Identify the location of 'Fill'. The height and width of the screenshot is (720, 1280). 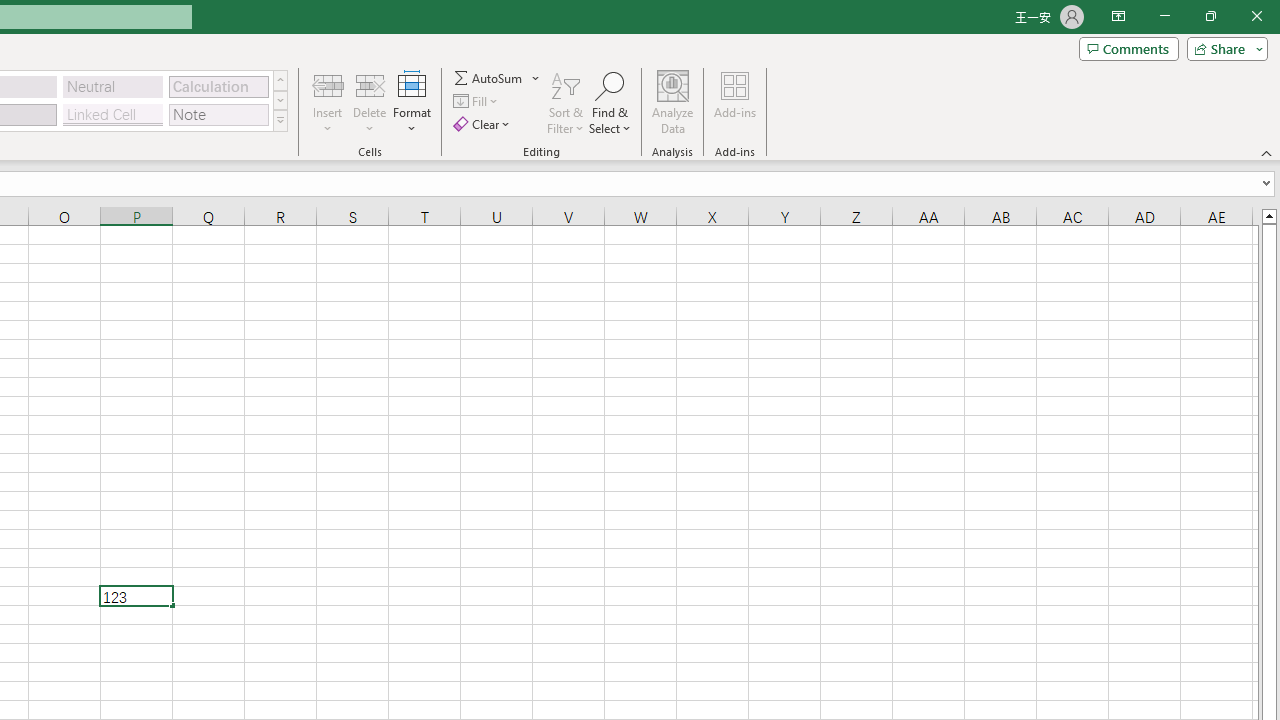
(477, 101).